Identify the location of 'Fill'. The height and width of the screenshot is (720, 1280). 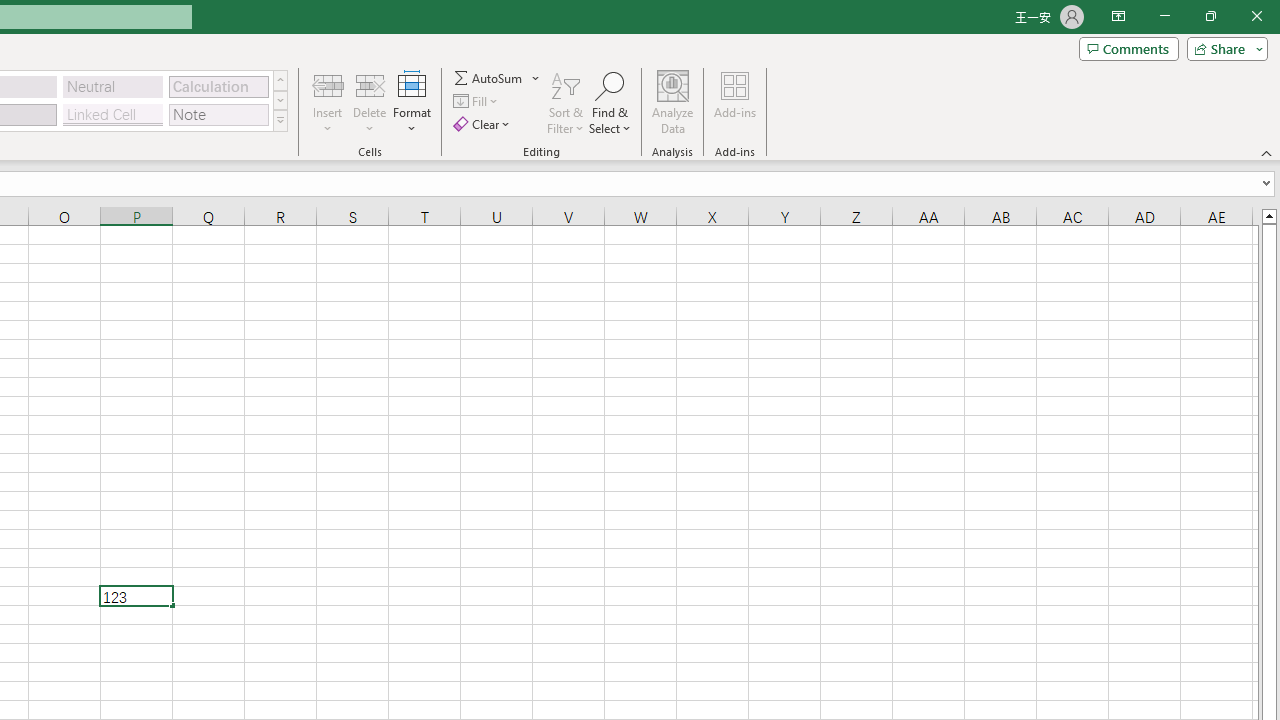
(477, 101).